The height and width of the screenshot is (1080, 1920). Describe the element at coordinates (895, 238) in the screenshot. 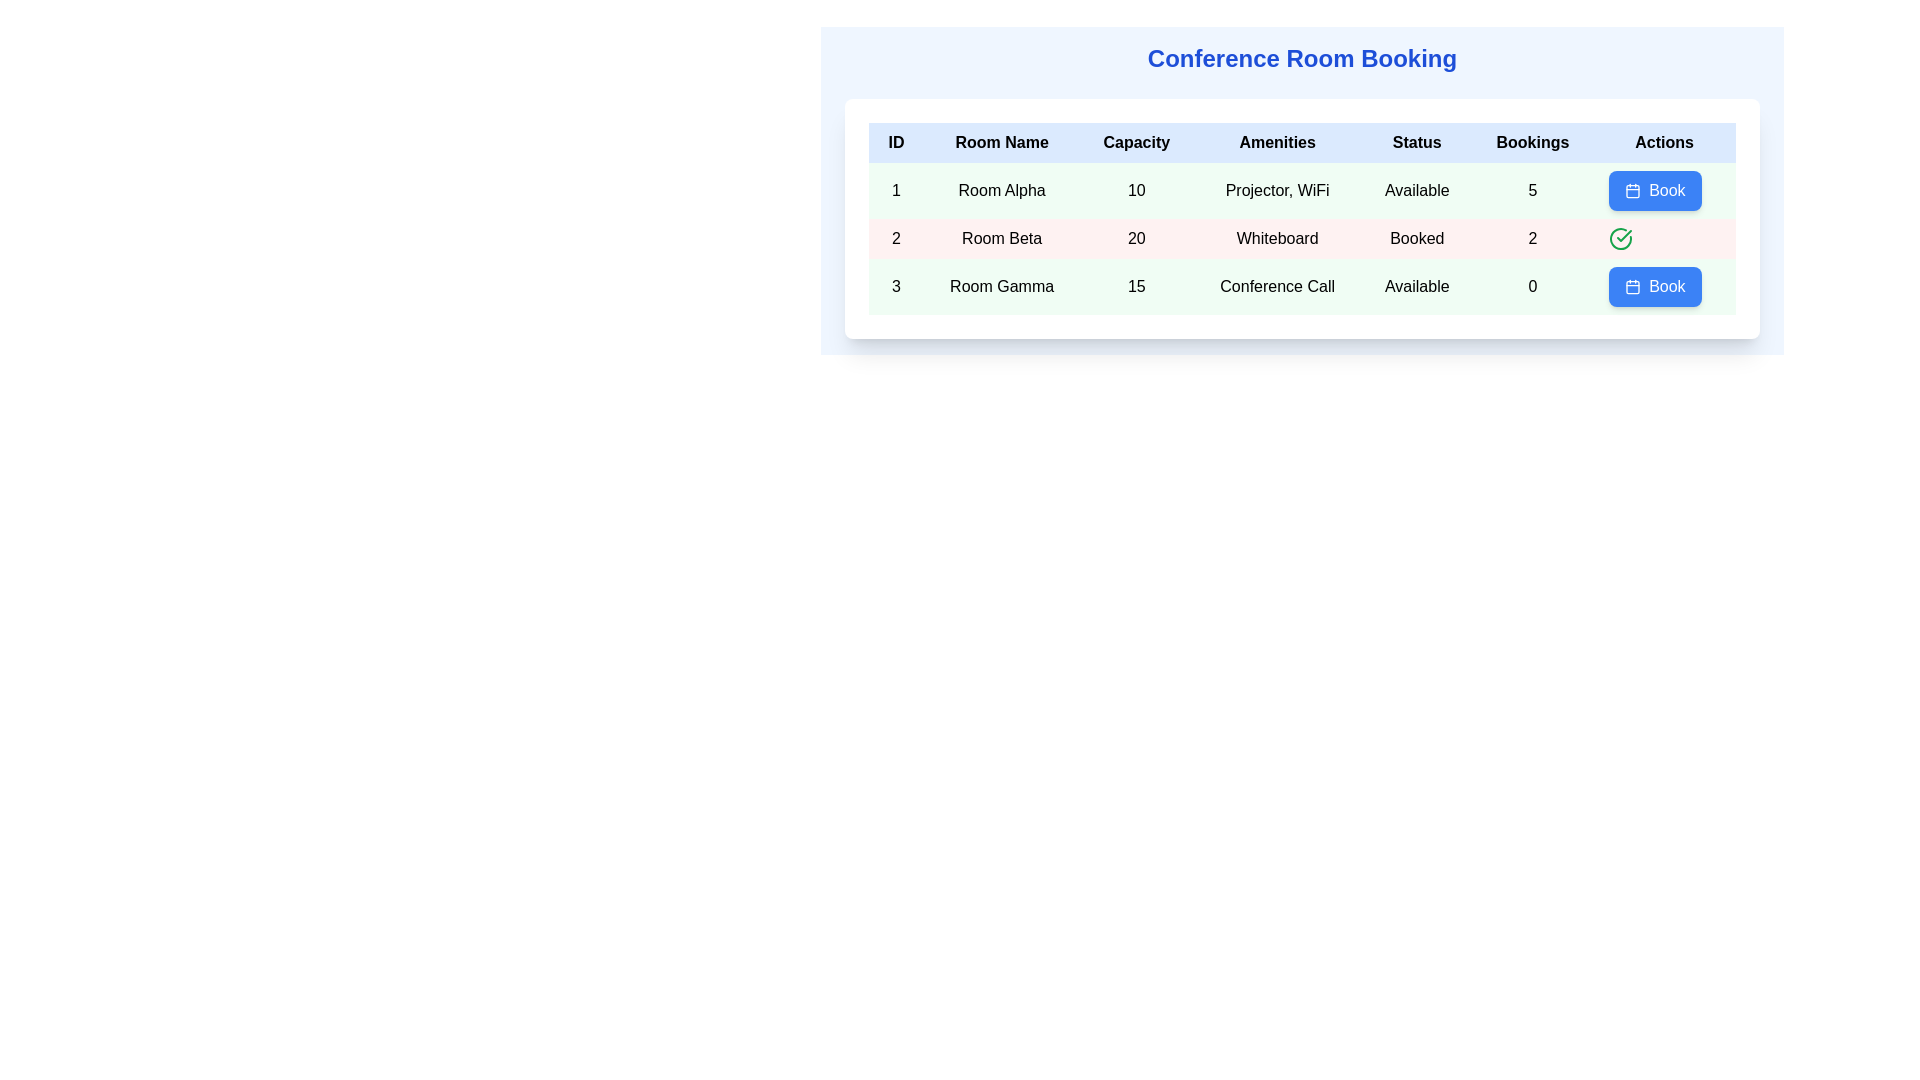

I see `the text label in the second row of the table under the 'ID' column, which identifies 'Room Beta'` at that location.